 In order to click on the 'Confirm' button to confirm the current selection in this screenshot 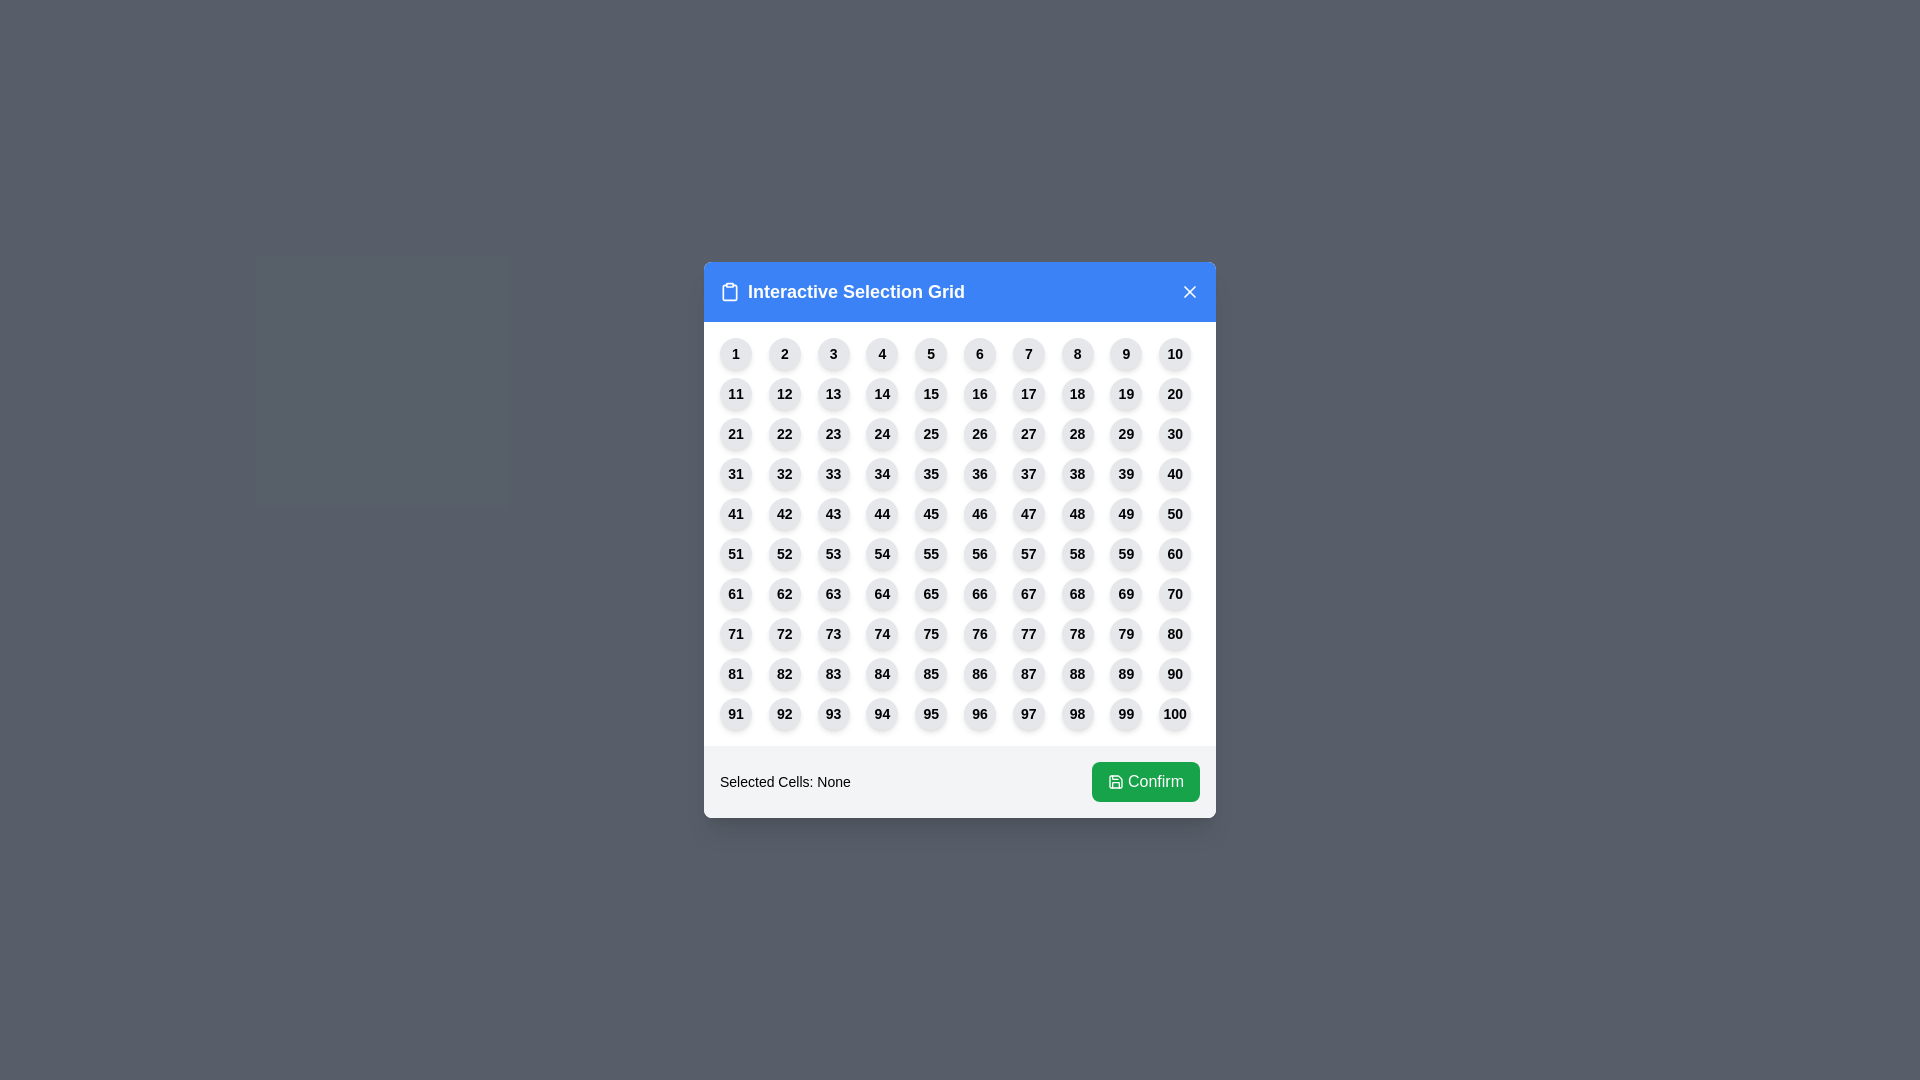, I will do `click(1146, 781)`.